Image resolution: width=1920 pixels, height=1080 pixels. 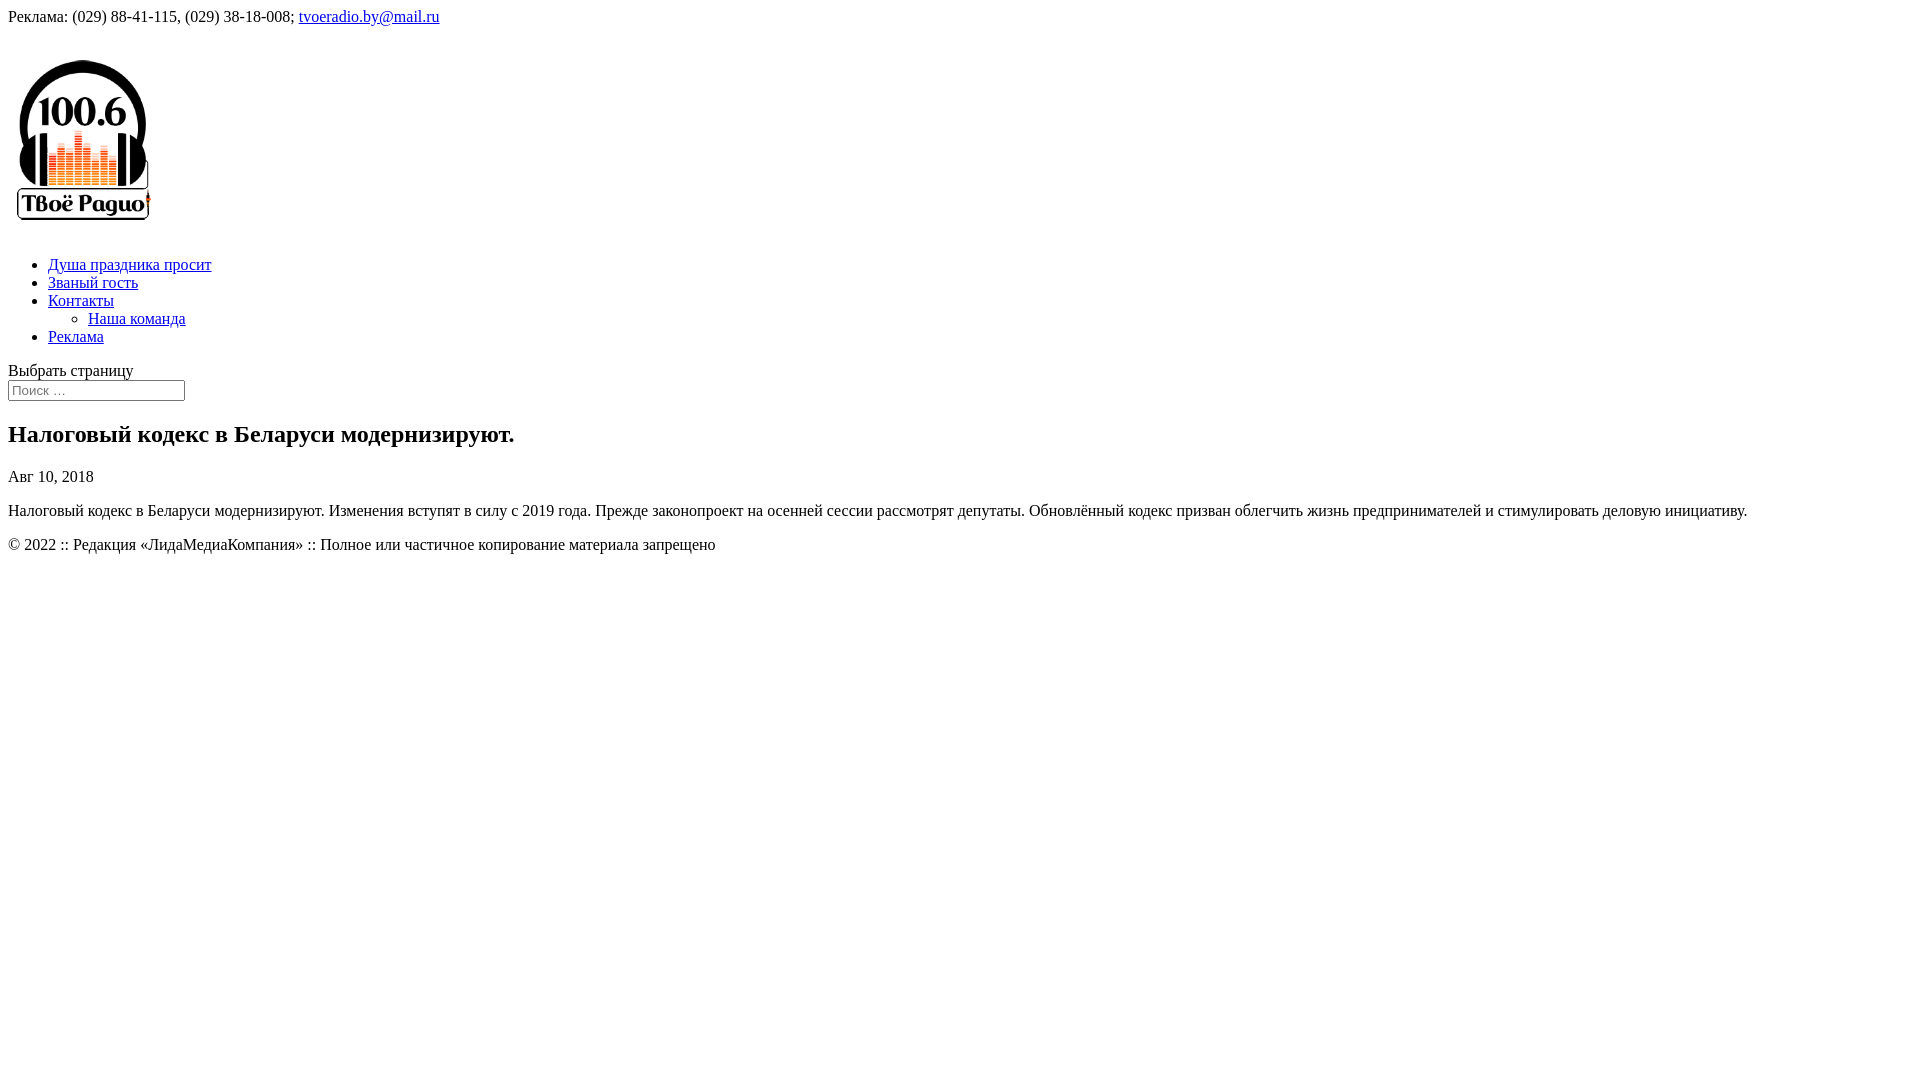 I want to click on 'tvoeradio.by@mail.ru', so click(x=297, y=16).